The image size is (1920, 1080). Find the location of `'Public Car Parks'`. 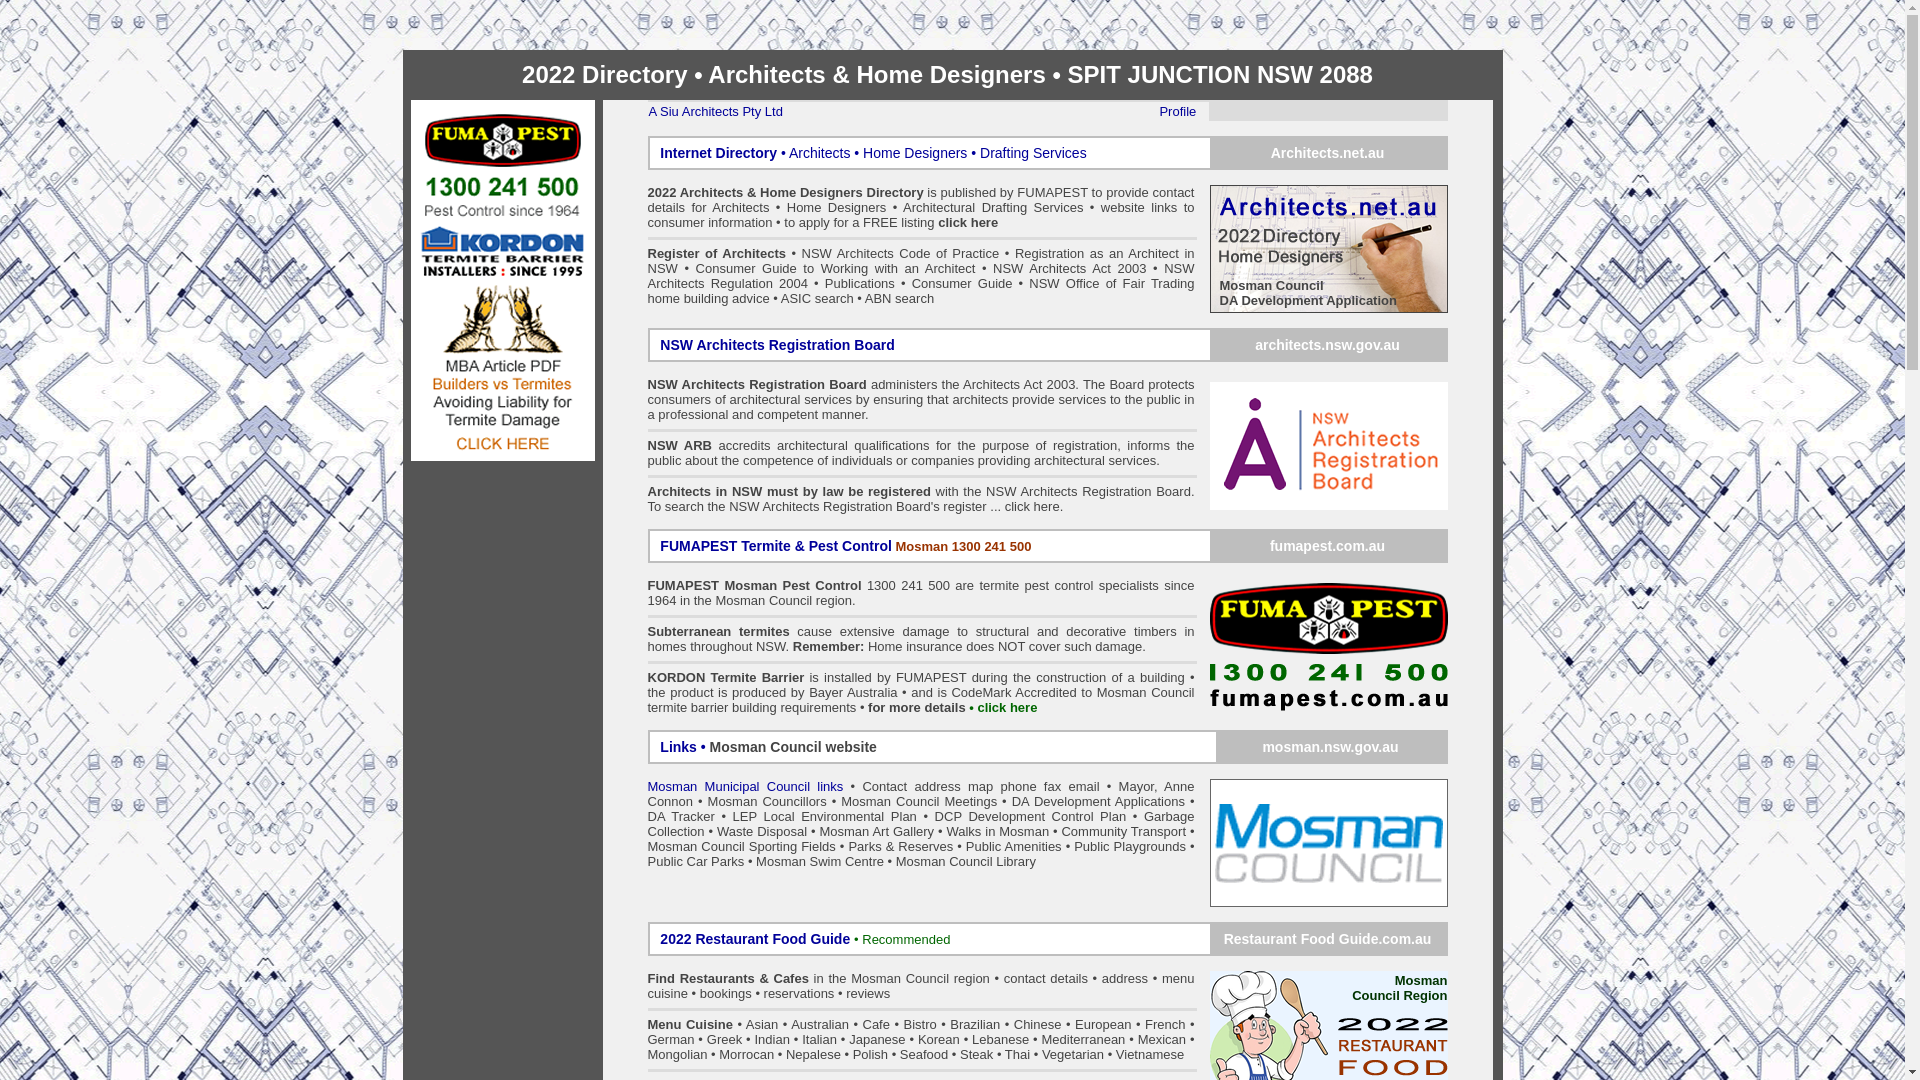

'Public Car Parks' is located at coordinates (696, 860).